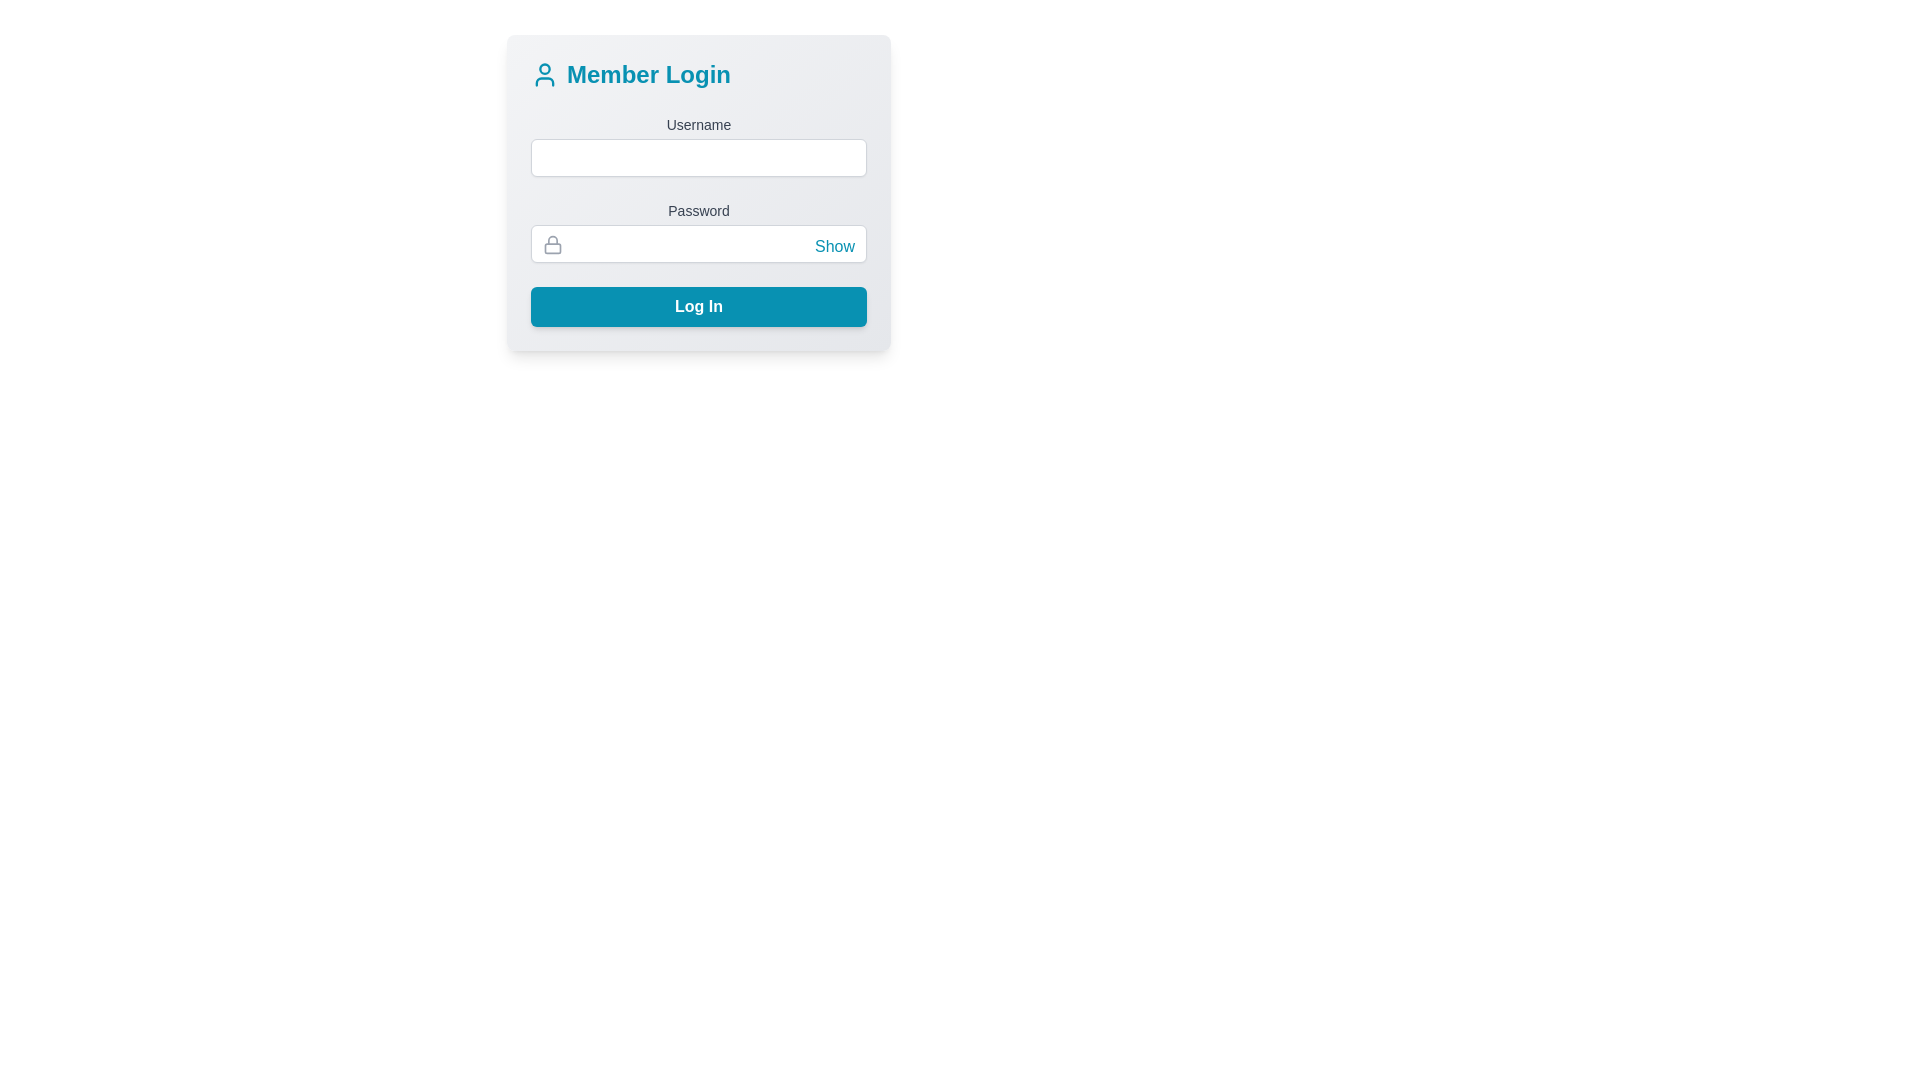 This screenshot has width=1920, height=1080. What do you see at coordinates (835, 245) in the screenshot?
I see `the 'Show' button, which is cyan-colored and located at the top-right corner of the password input field, to trigger the tooltip` at bounding box center [835, 245].